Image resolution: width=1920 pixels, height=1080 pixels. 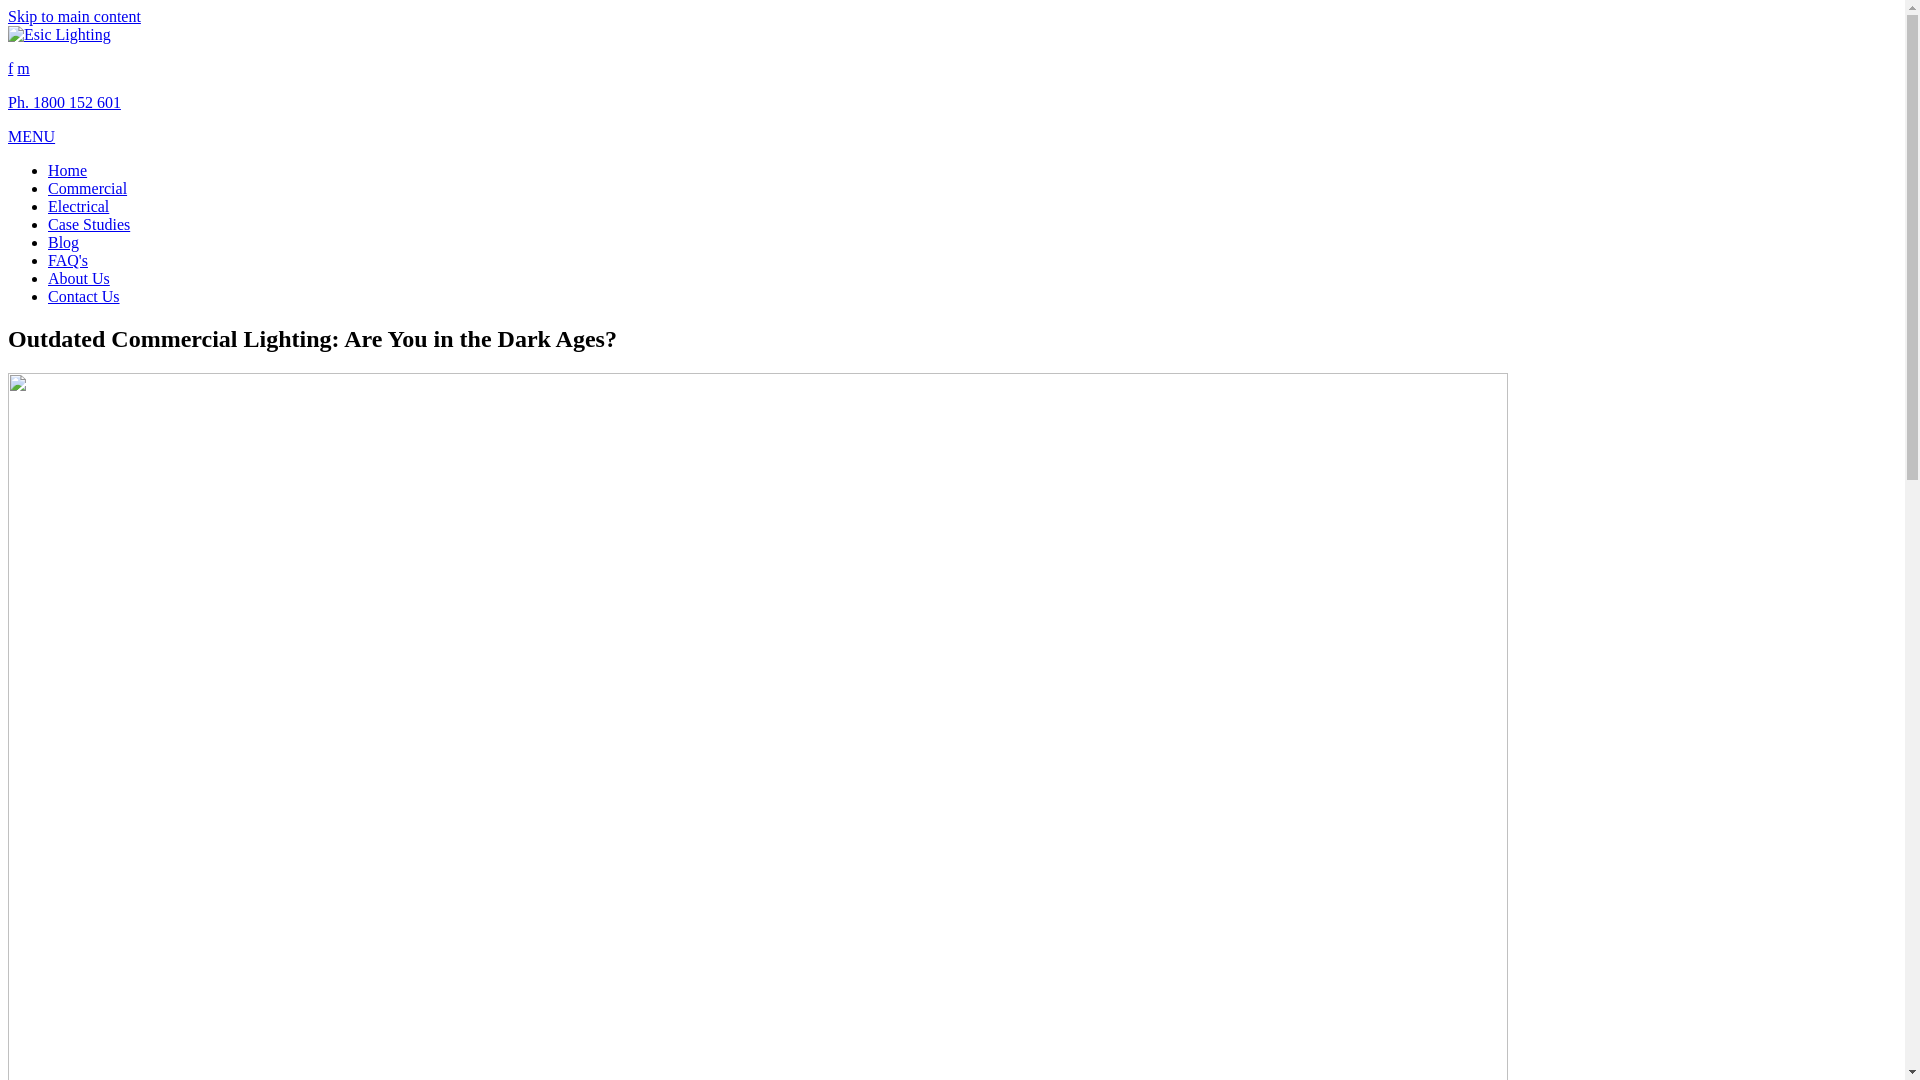 What do you see at coordinates (48, 224) in the screenshot?
I see `'Case Studies'` at bounding box center [48, 224].